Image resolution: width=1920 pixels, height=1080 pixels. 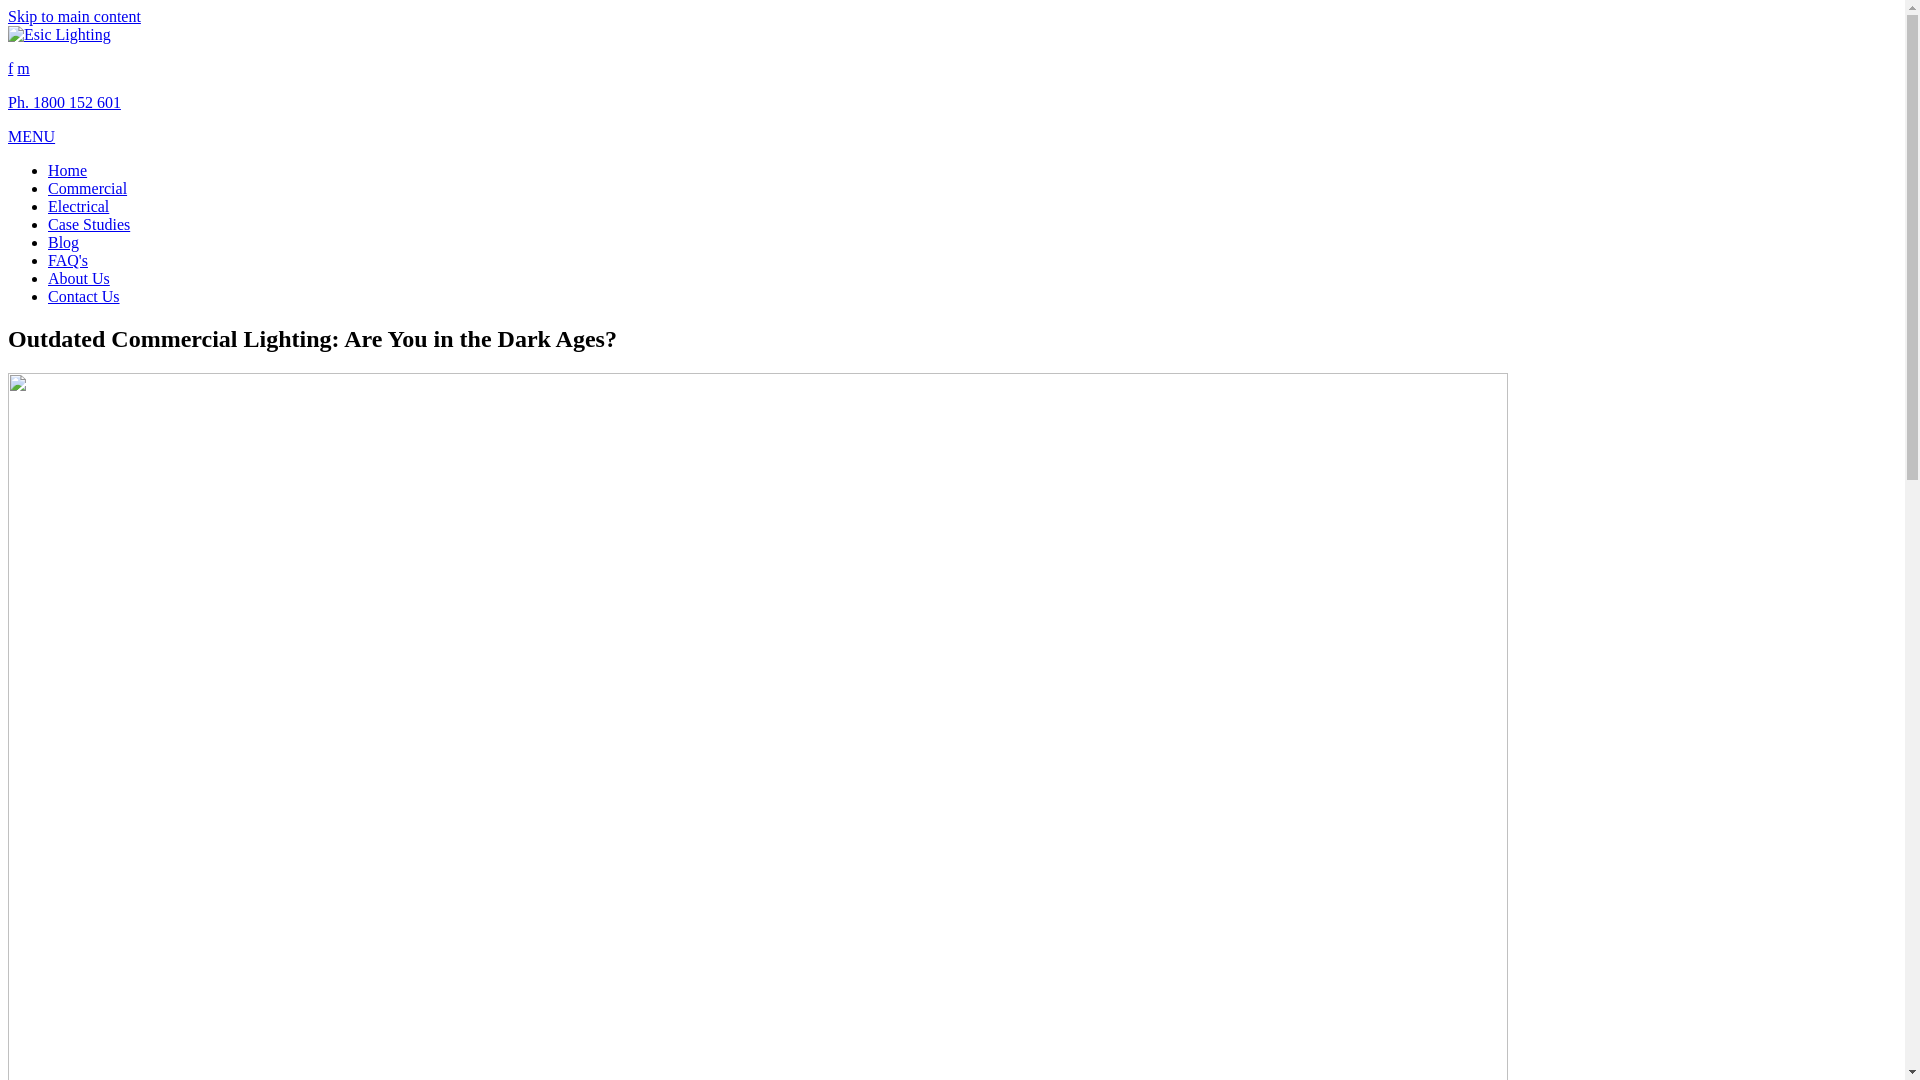 What do you see at coordinates (48, 224) in the screenshot?
I see `'Case Studies'` at bounding box center [48, 224].